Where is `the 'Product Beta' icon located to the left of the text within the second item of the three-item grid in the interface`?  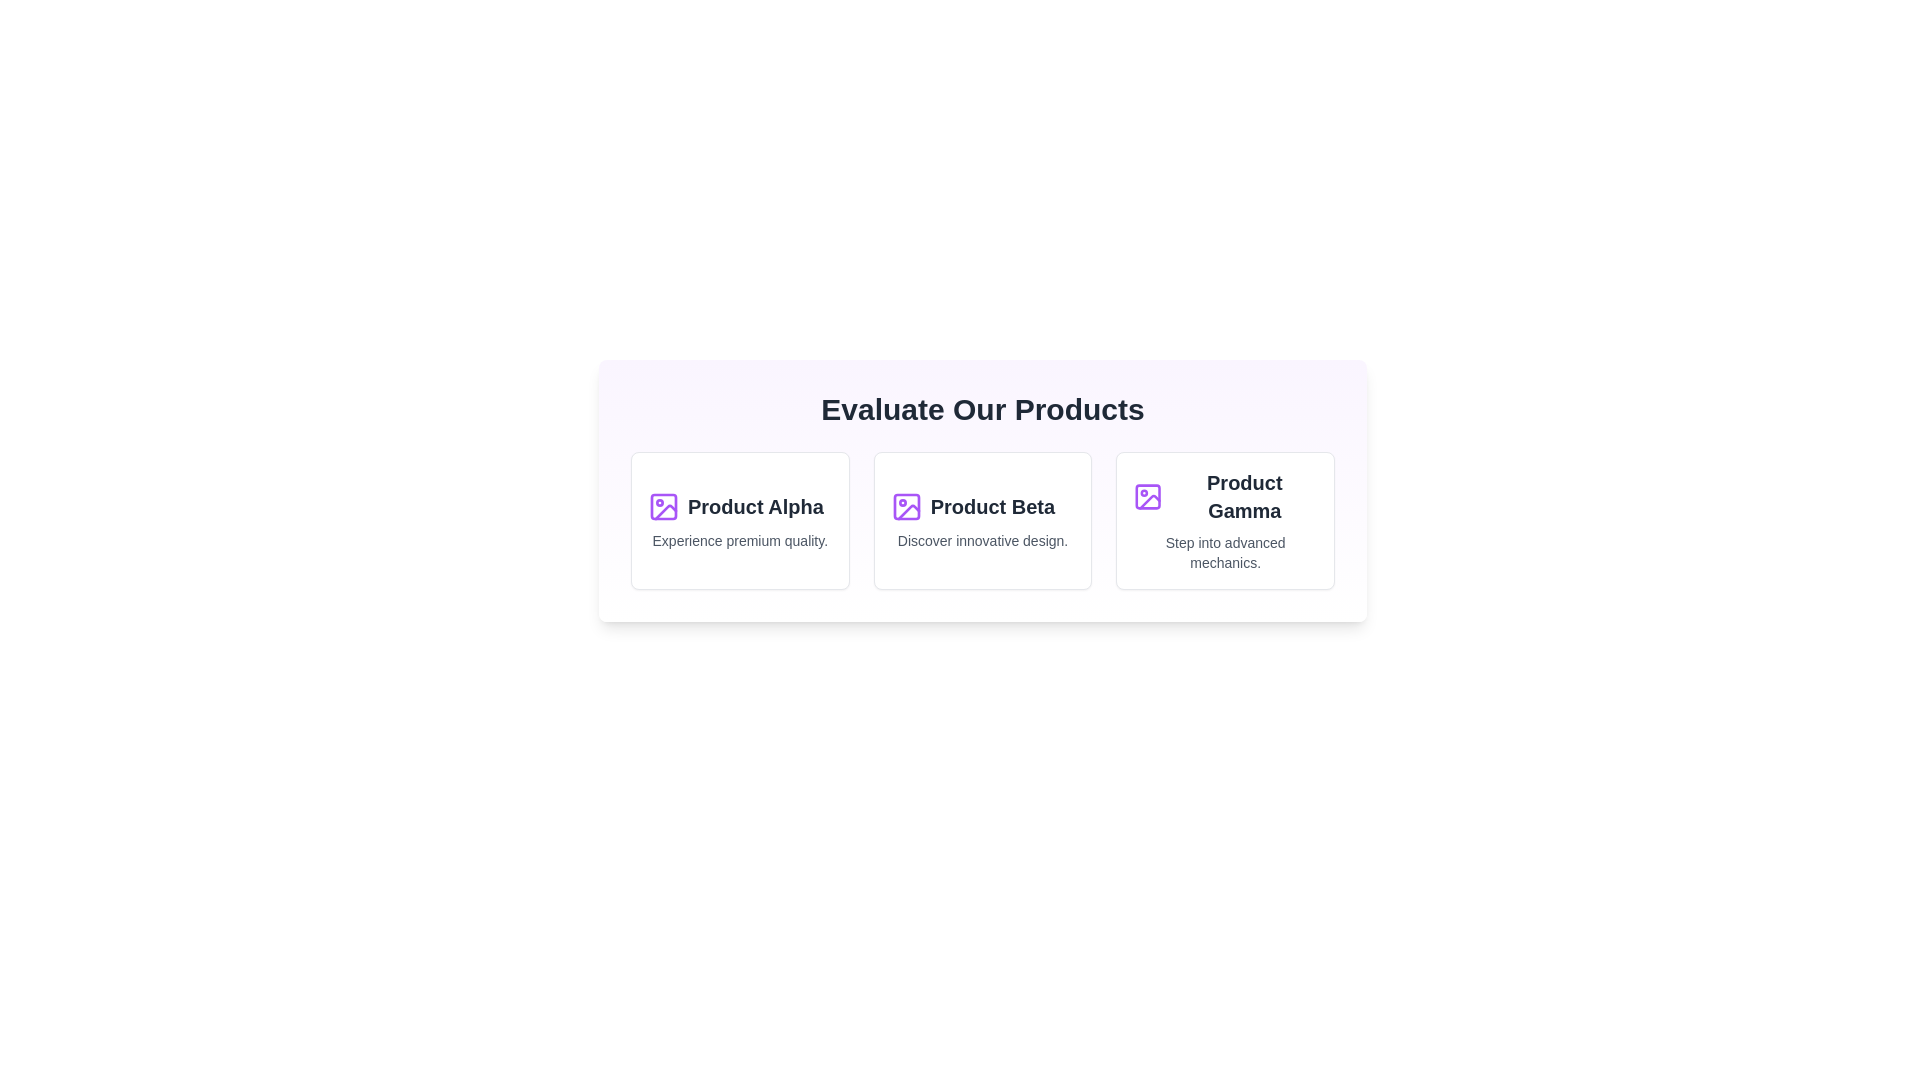 the 'Product Beta' icon located to the left of the text within the second item of the three-item grid in the interface is located at coordinates (905, 505).